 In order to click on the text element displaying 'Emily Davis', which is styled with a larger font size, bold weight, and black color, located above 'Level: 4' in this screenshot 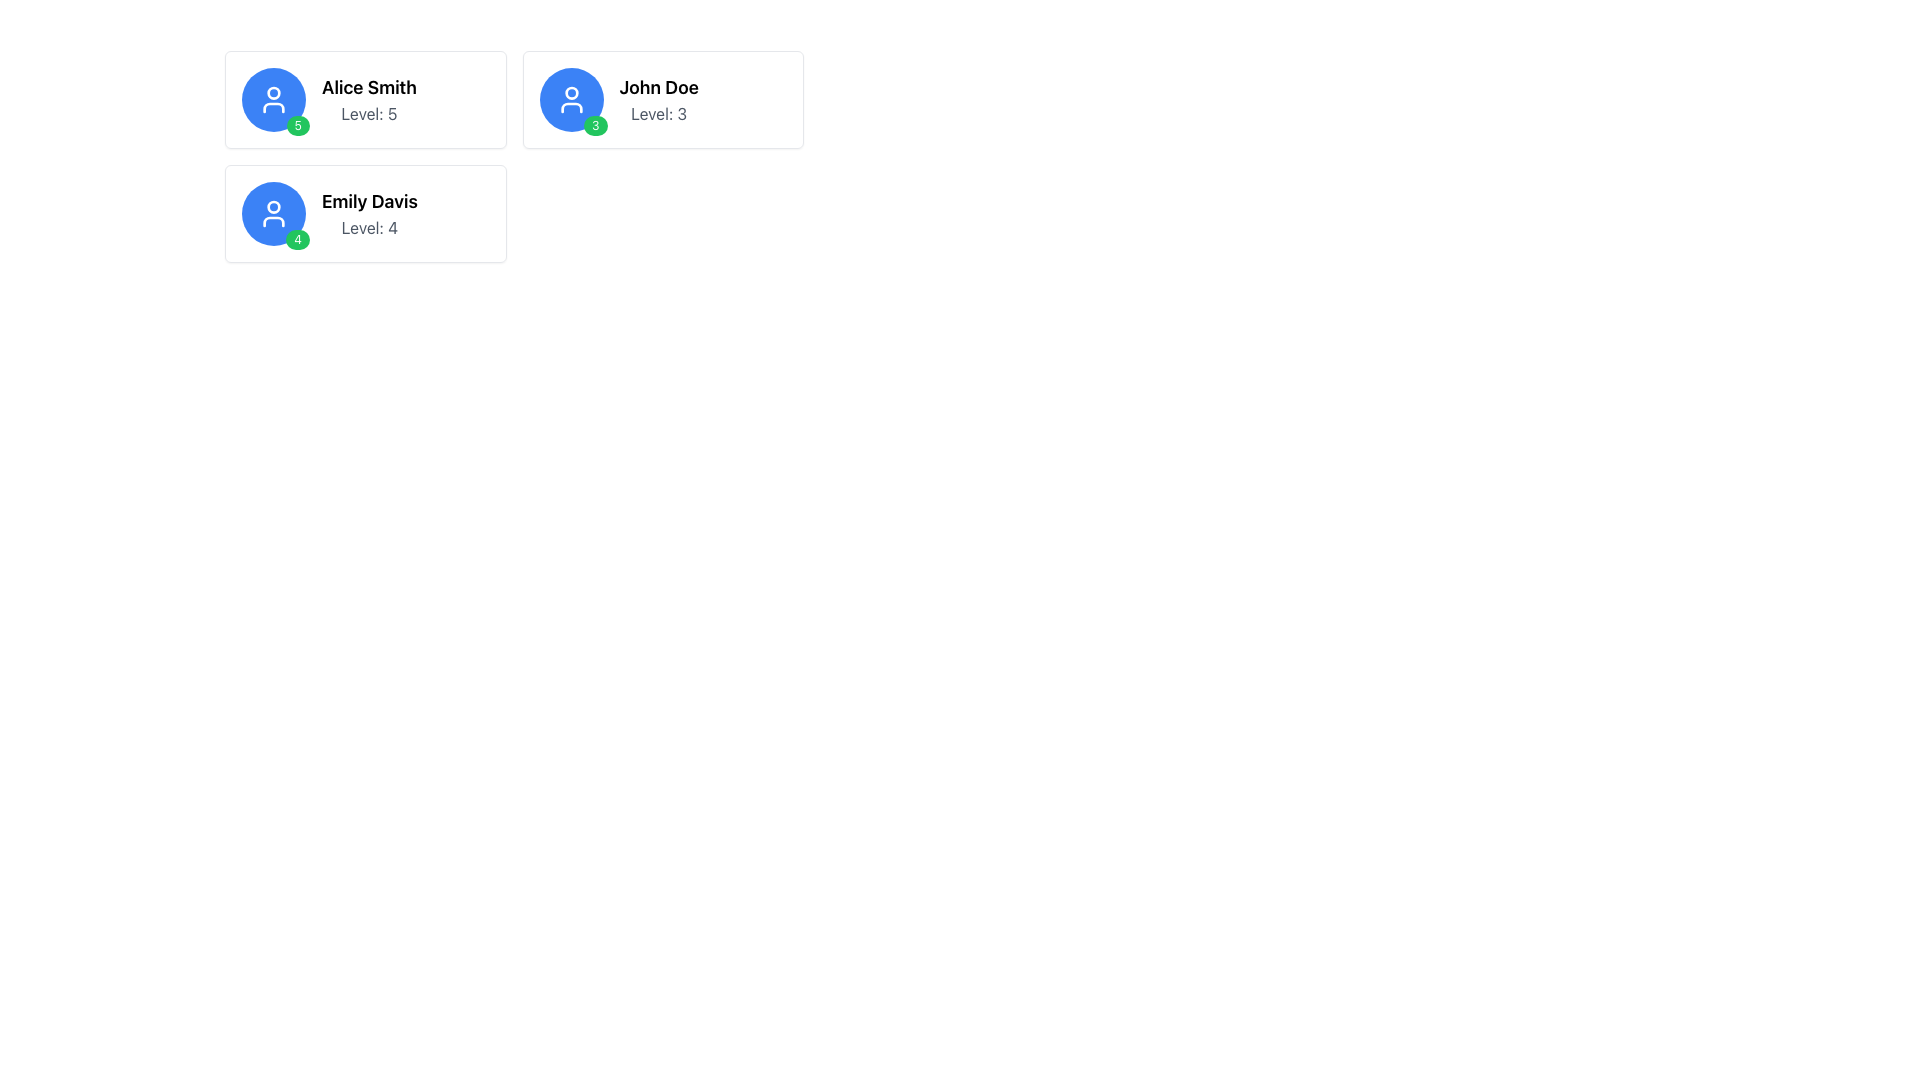, I will do `click(369, 201)`.